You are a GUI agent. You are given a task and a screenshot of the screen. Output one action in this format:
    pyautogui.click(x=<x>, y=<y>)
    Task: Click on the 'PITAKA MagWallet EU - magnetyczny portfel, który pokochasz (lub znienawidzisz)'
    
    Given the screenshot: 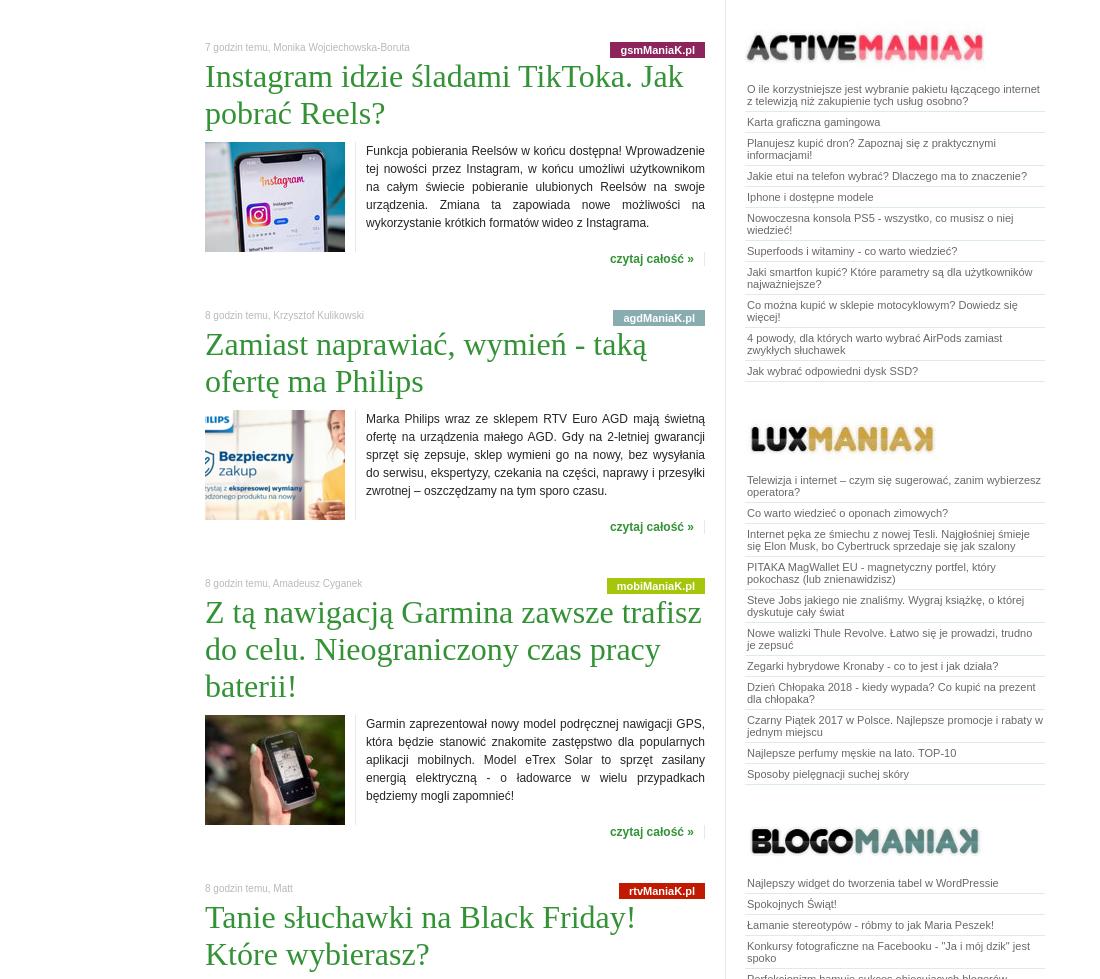 What is the action you would take?
    pyautogui.click(x=869, y=572)
    